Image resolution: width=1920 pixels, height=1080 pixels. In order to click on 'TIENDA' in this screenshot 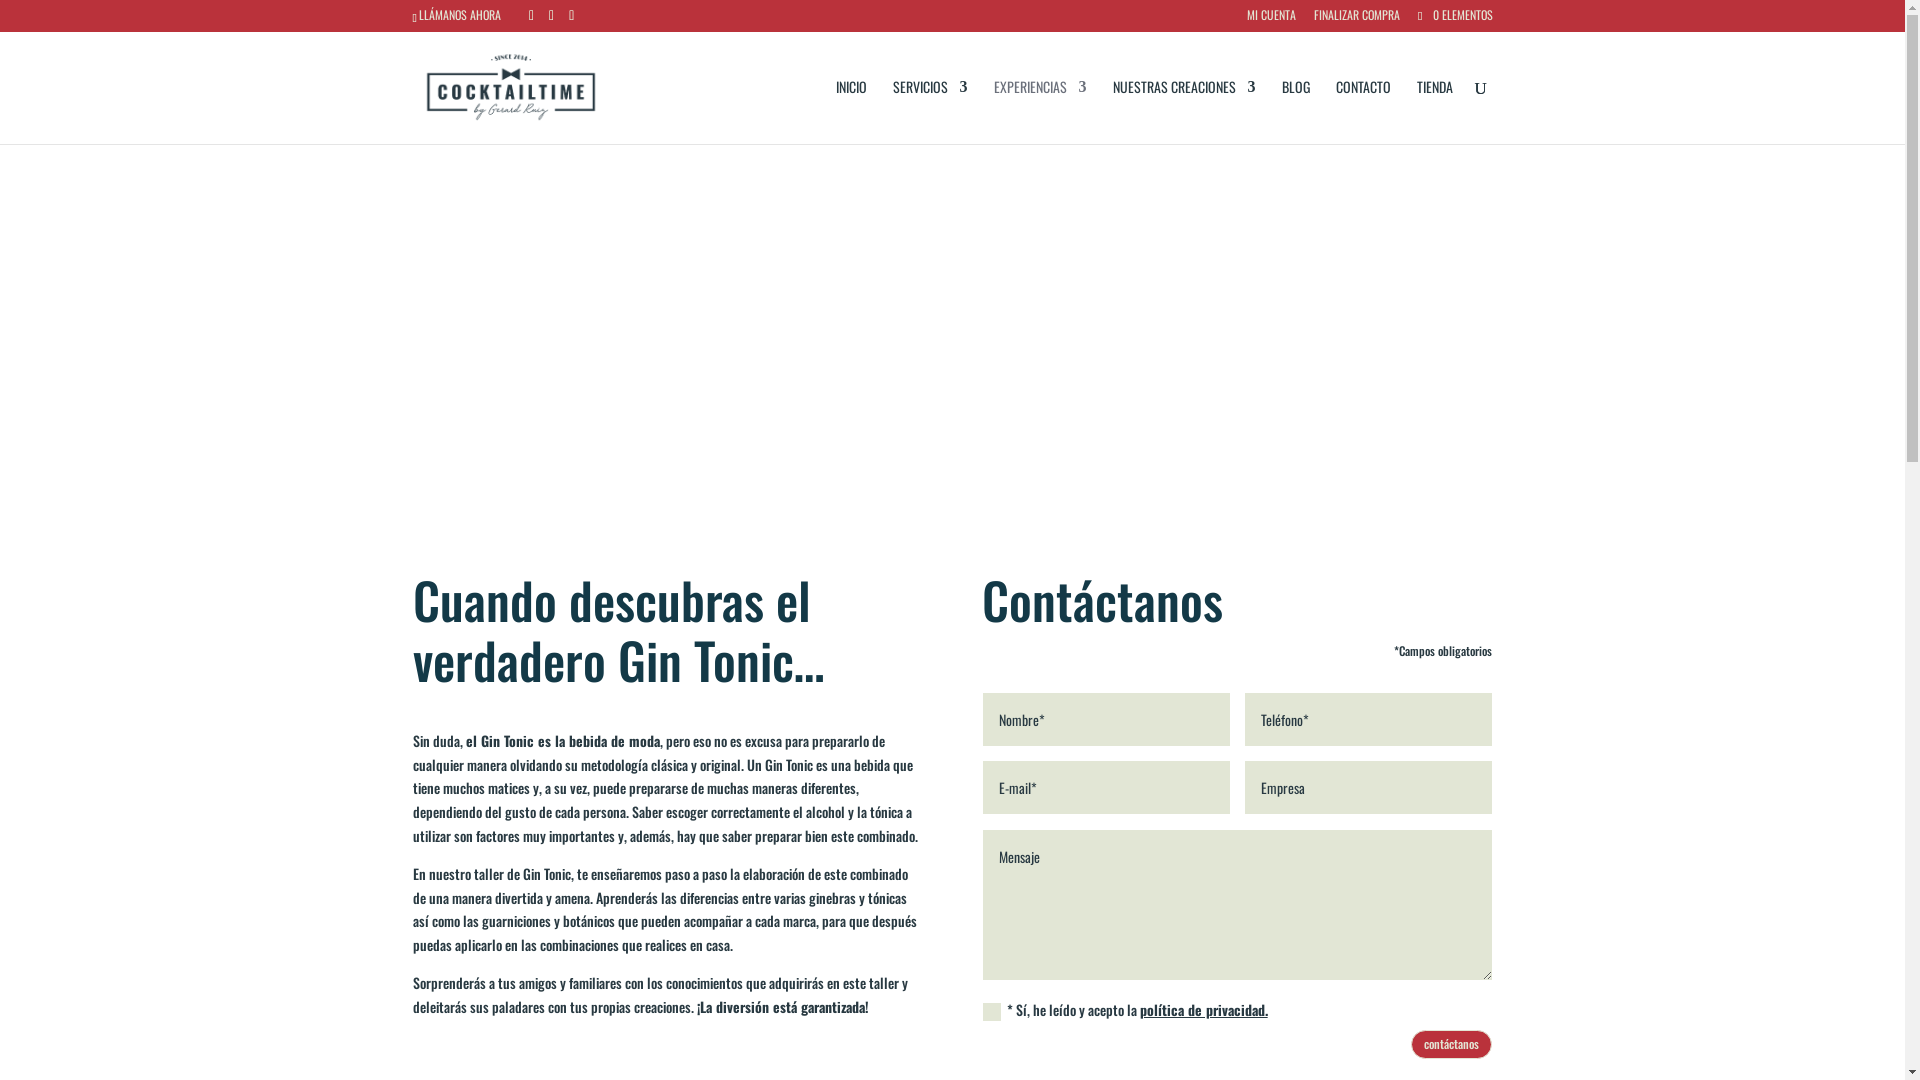, I will do `click(1433, 111)`.